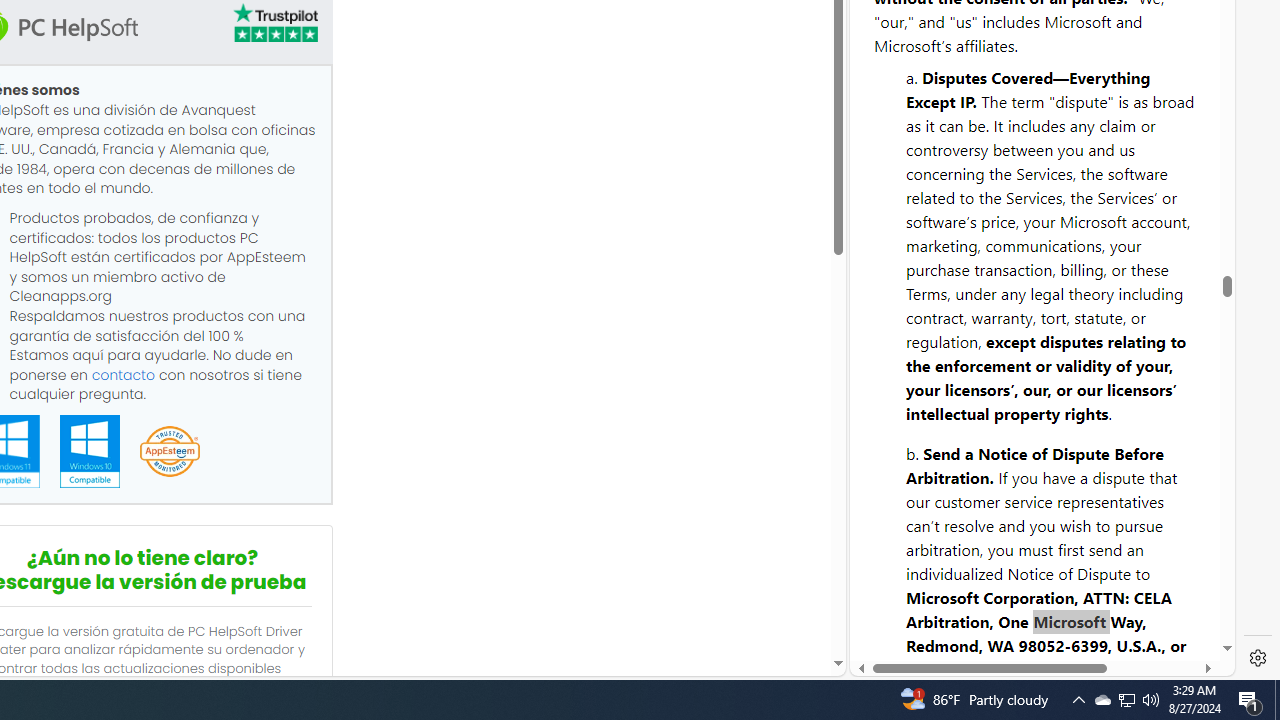 The image size is (1280, 720). What do you see at coordinates (169, 452) in the screenshot?
I see `'App Esteem'` at bounding box center [169, 452].